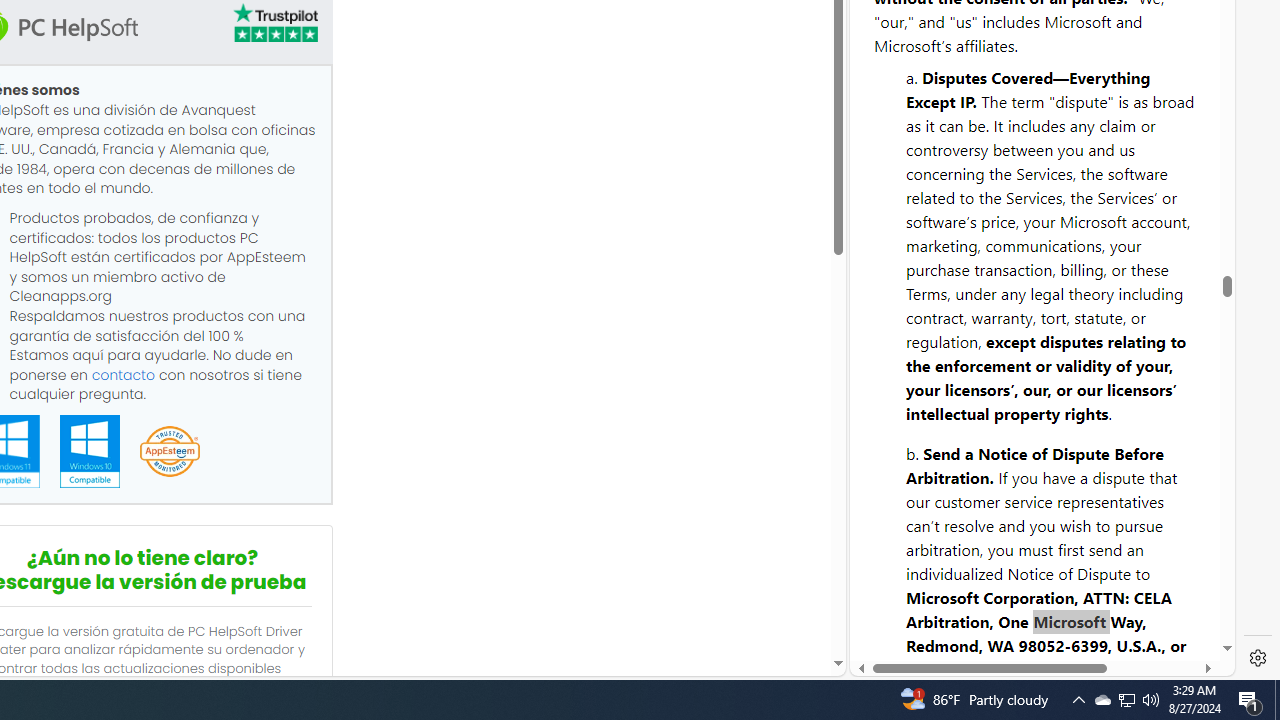 The image size is (1280, 720). What do you see at coordinates (169, 452) in the screenshot?
I see `'App Esteem'` at bounding box center [169, 452].